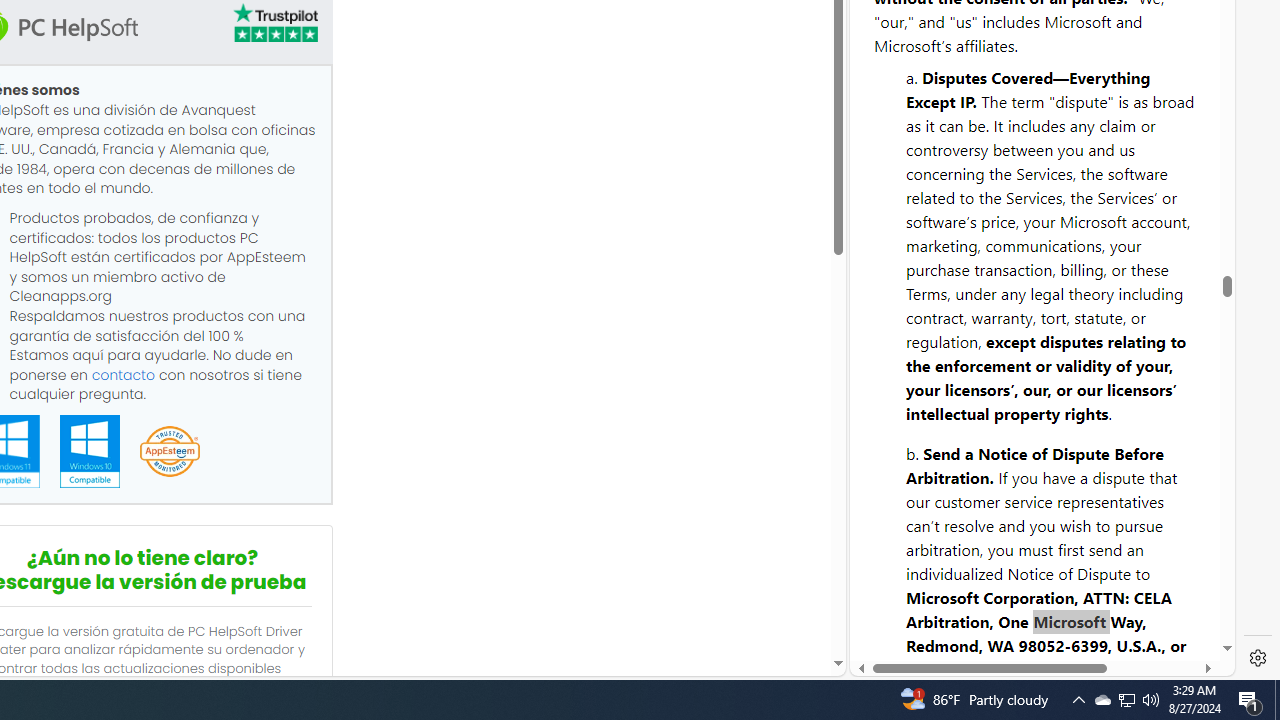 The image size is (1280, 720). What do you see at coordinates (169, 452) in the screenshot?
I see `'App Esteem'` at bounding box center [169, 452].